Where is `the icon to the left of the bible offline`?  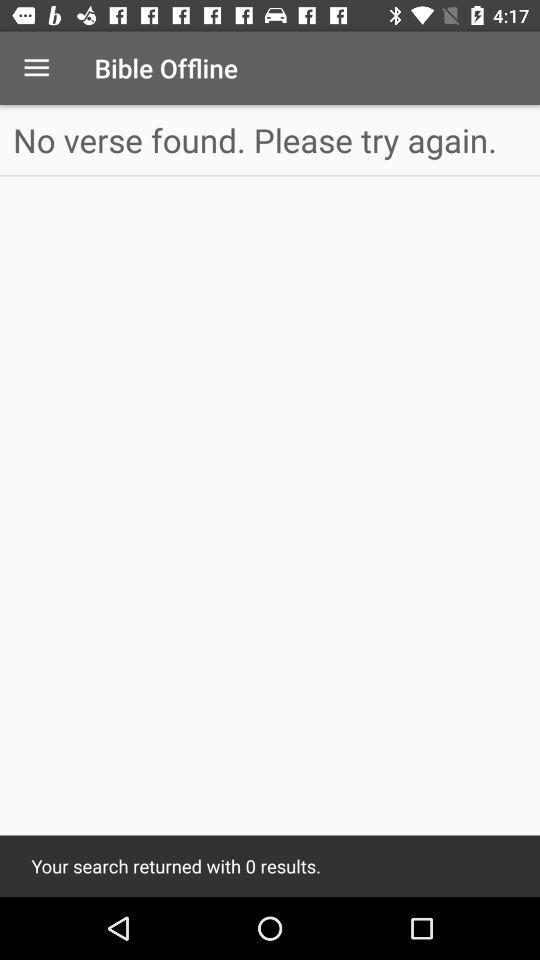
the icon to the left of the bible offline is located at coordinates (36, 68).